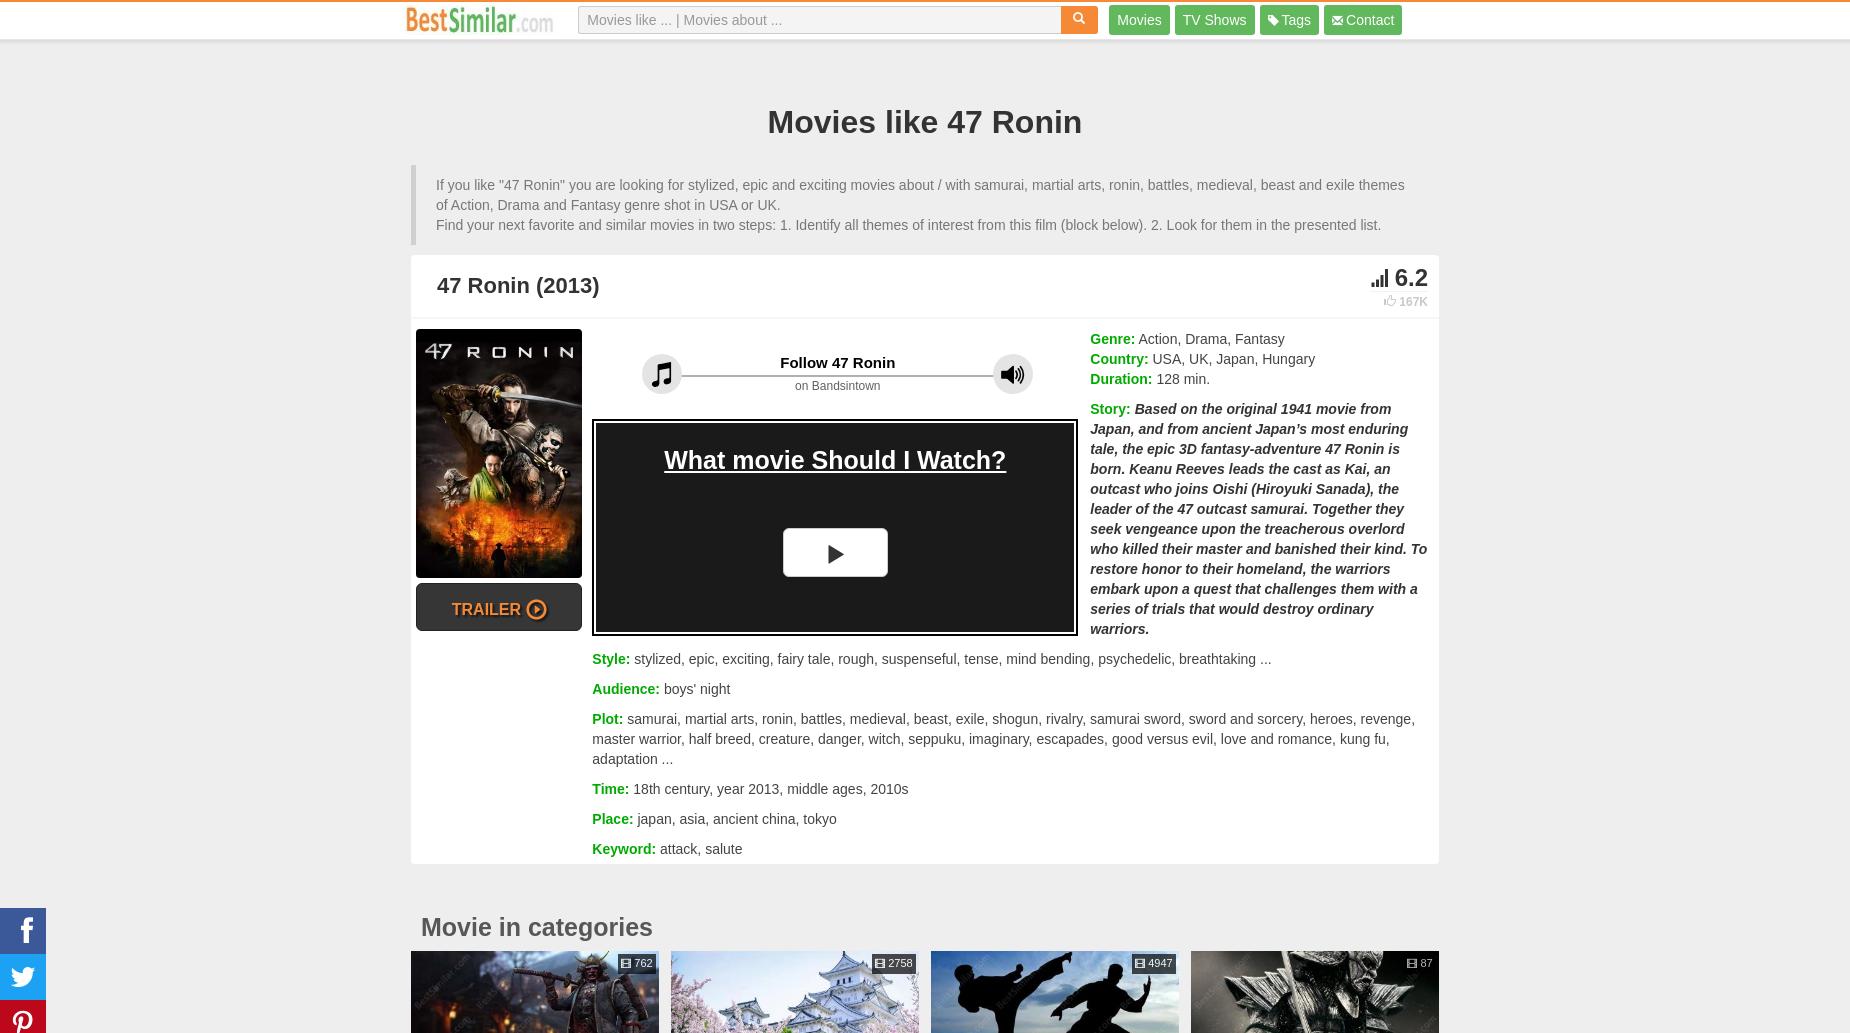  Describe the element at coordinates (1413, 301) in the screenshot. I see `'167K'` at that location.